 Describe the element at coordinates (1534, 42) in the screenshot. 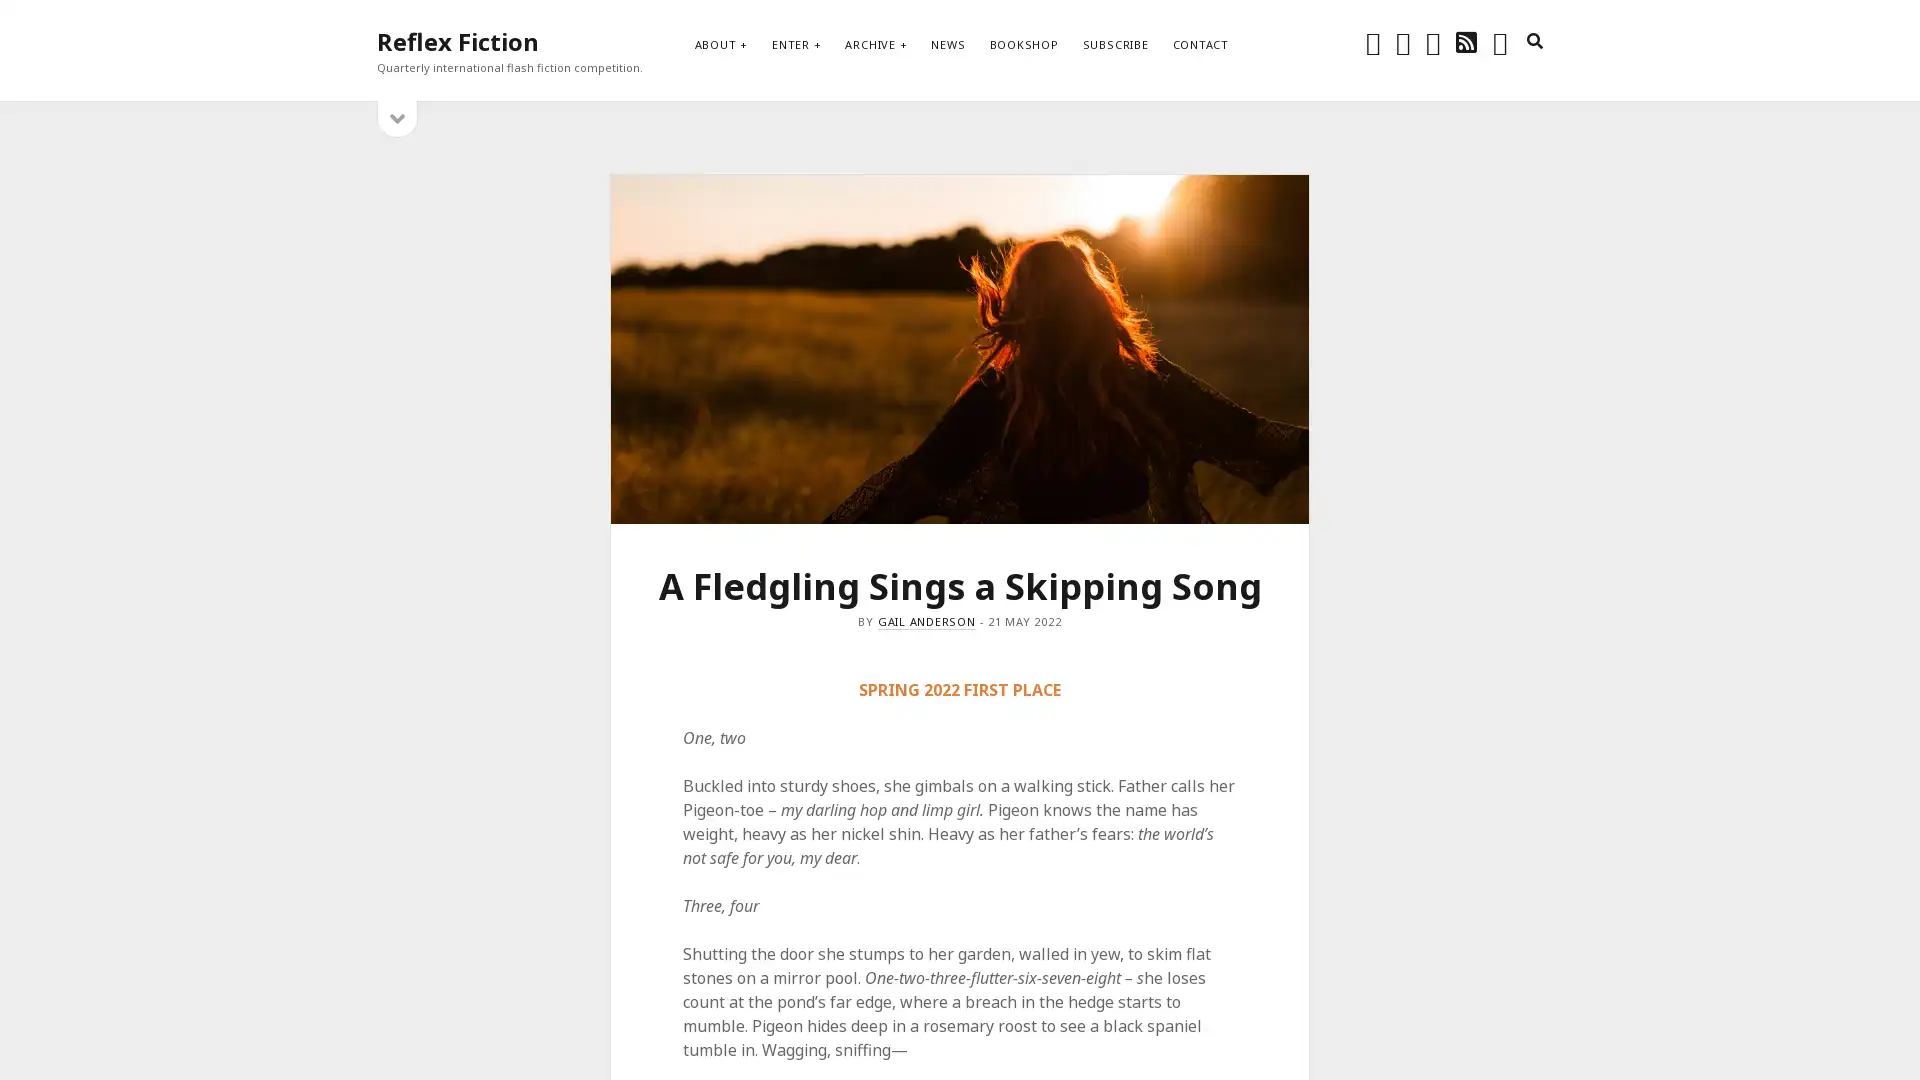

I see `search` at that location.